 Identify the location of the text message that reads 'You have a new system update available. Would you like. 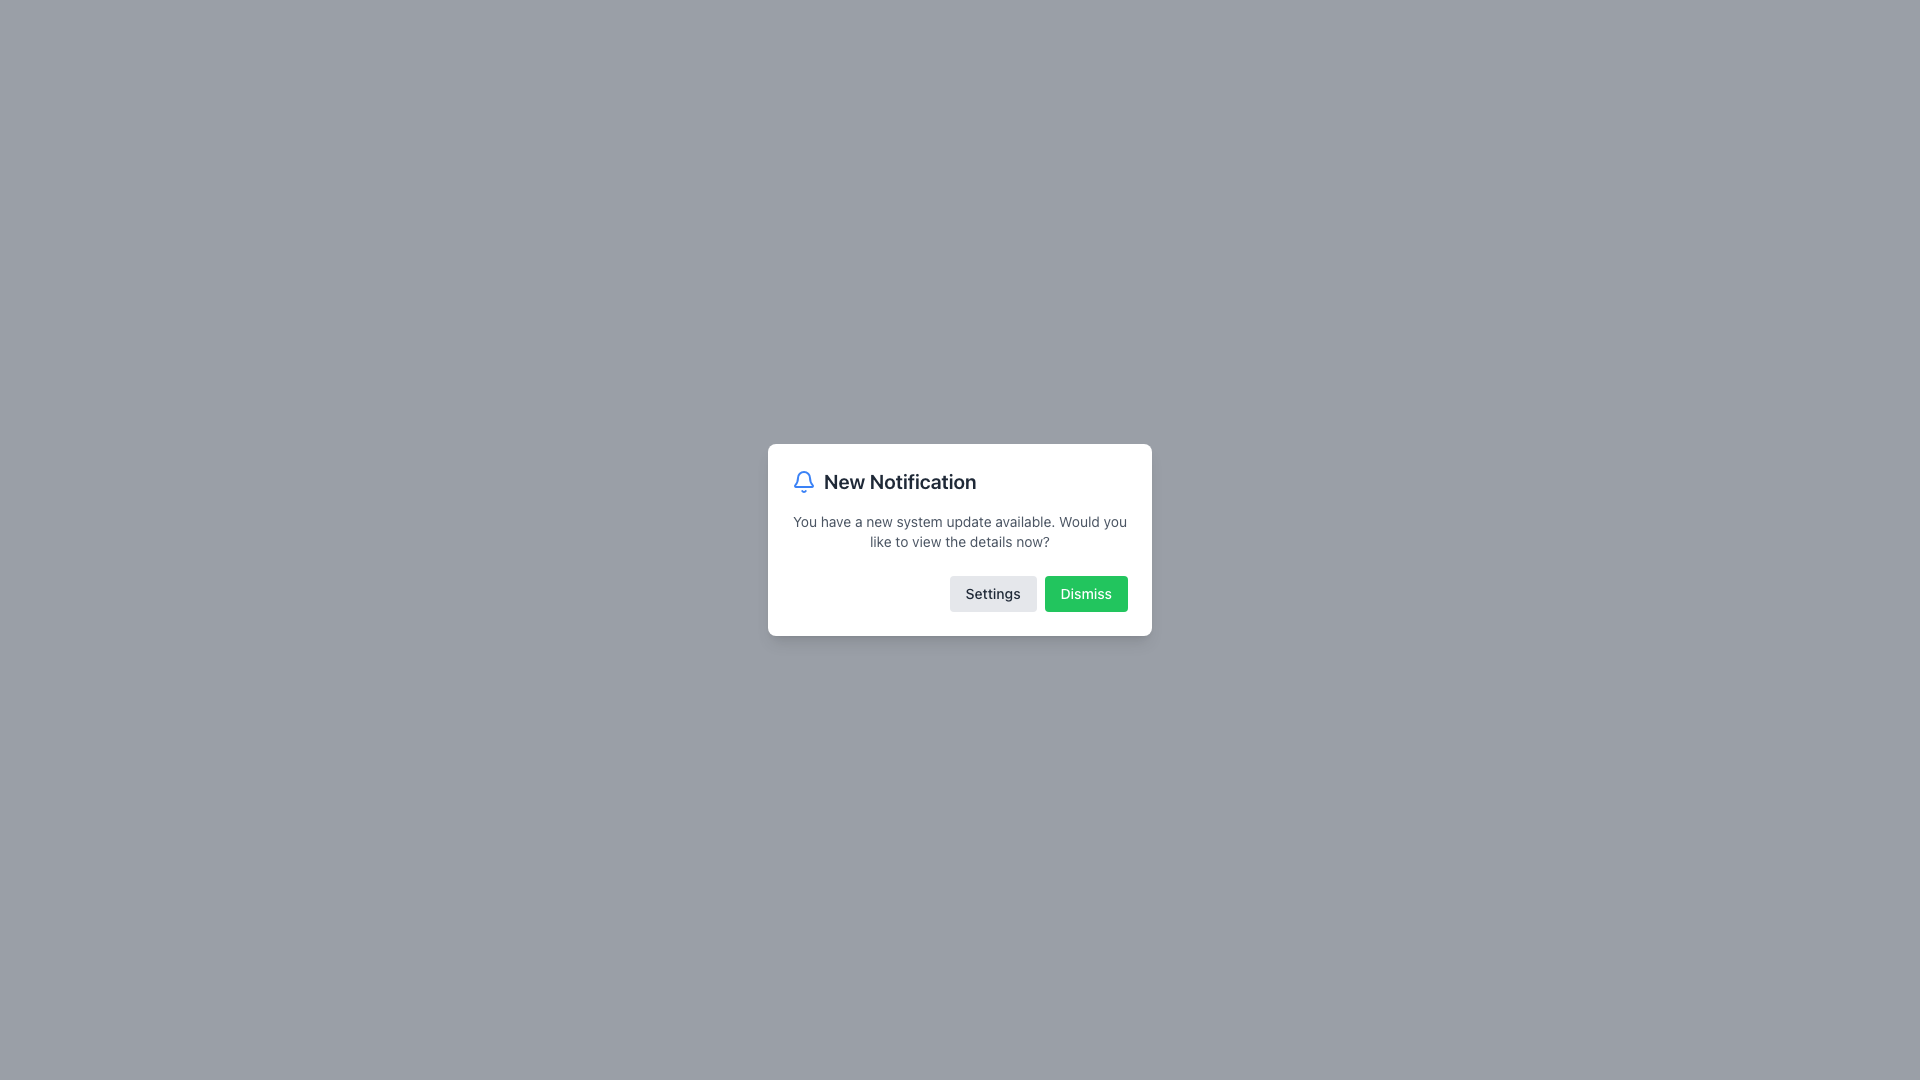
(960, 531).